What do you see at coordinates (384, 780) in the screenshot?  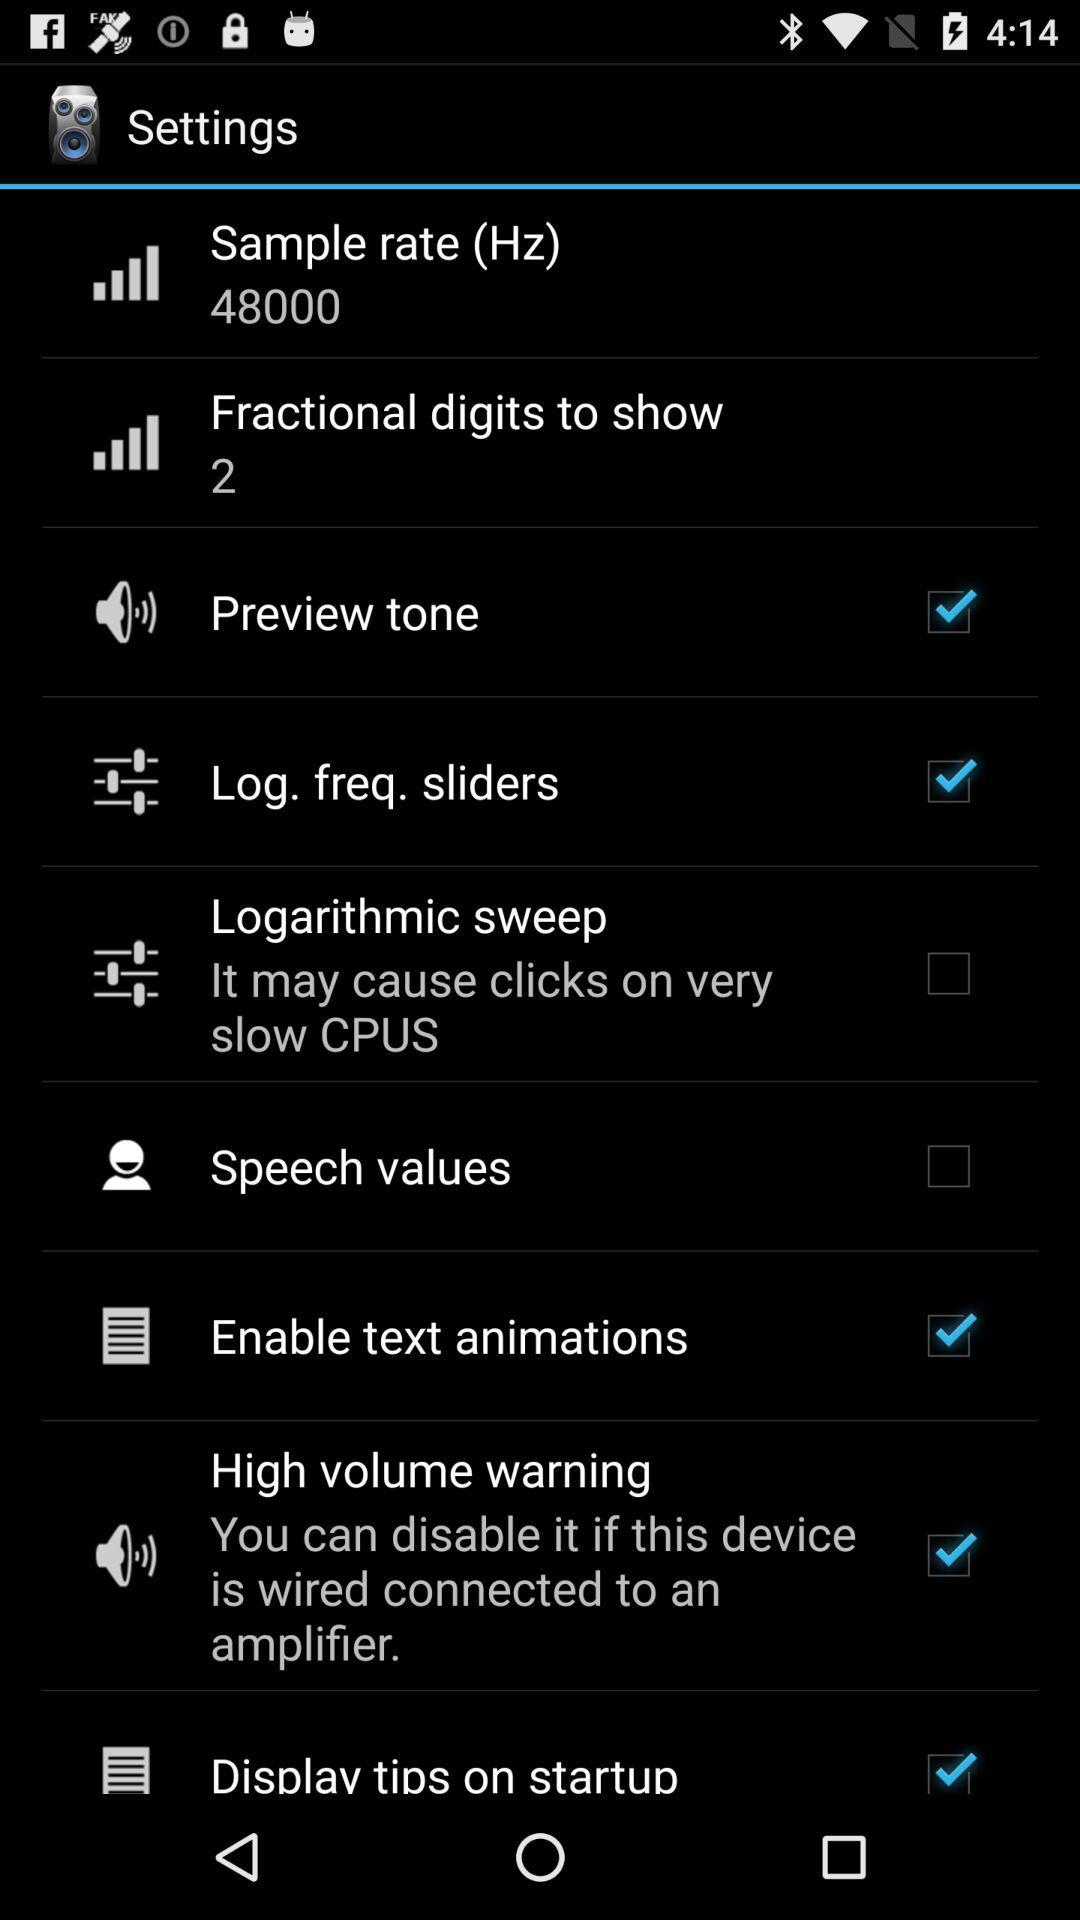 I see `log. freq. sliders app` at bounding box center [384, 780].